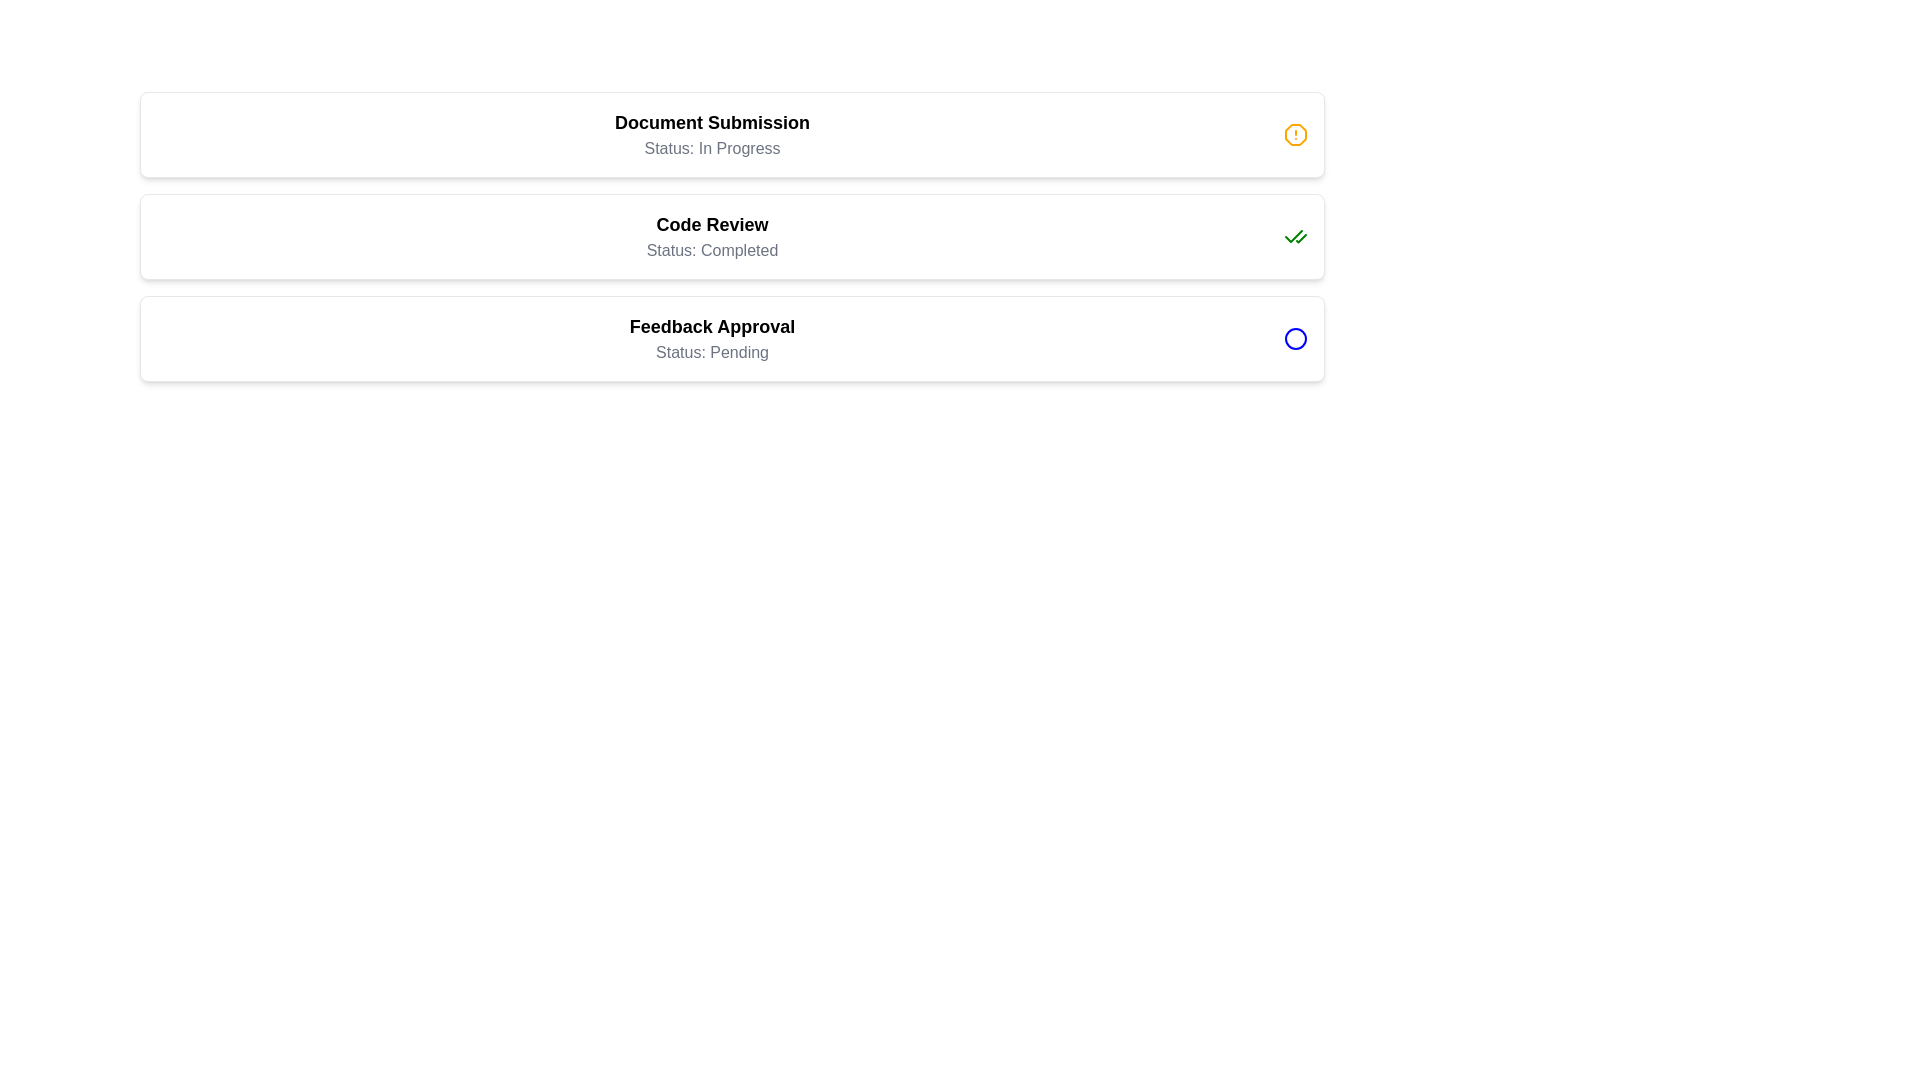  What do you see at coordinates (712, 148) in the screenshot?
I see `the text label displaying 'Status: In Progress' which is styled in gray and located below the heading 'Document Submission' in the status card component` at bounding box center [712, 148].